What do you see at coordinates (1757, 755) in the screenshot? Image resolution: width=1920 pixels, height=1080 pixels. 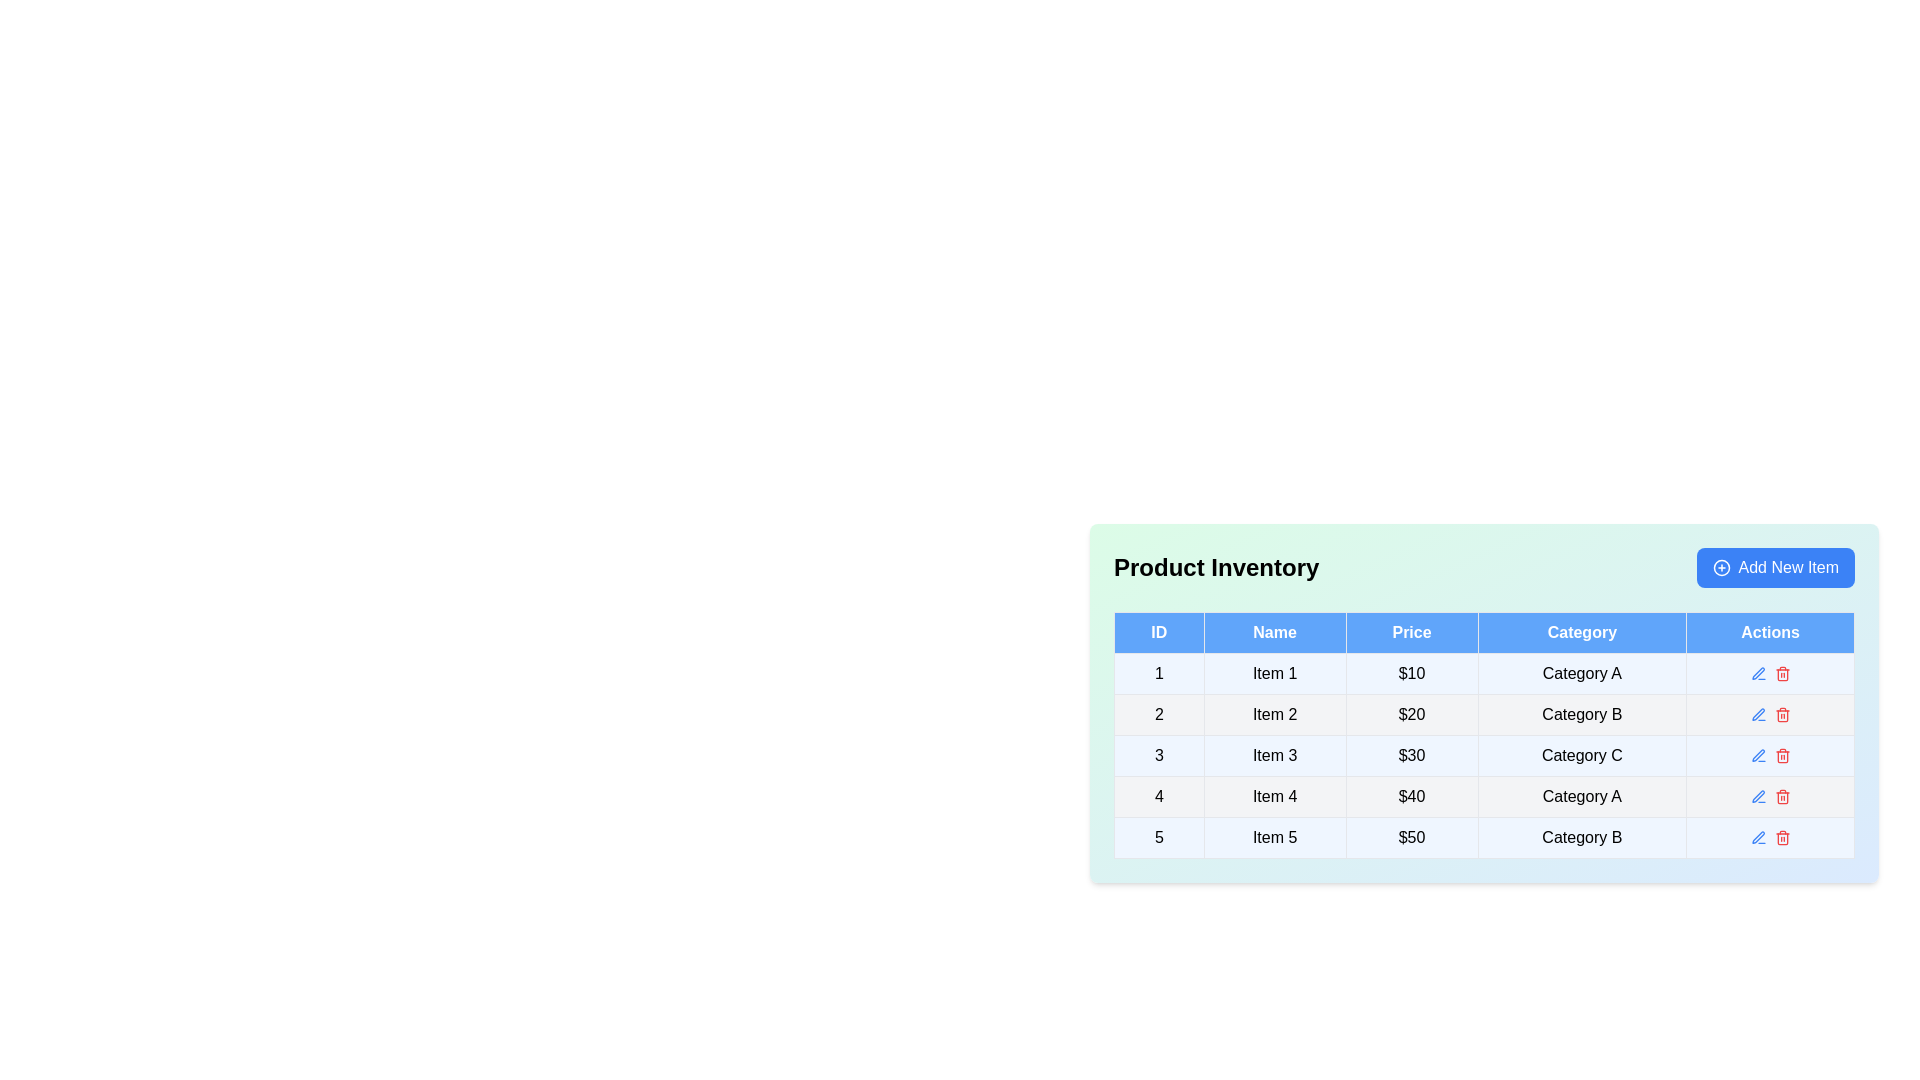 I see `the SVG Pen Edit Icon in the Actions column of the third row of the table` at bounding box center [1757, 755].